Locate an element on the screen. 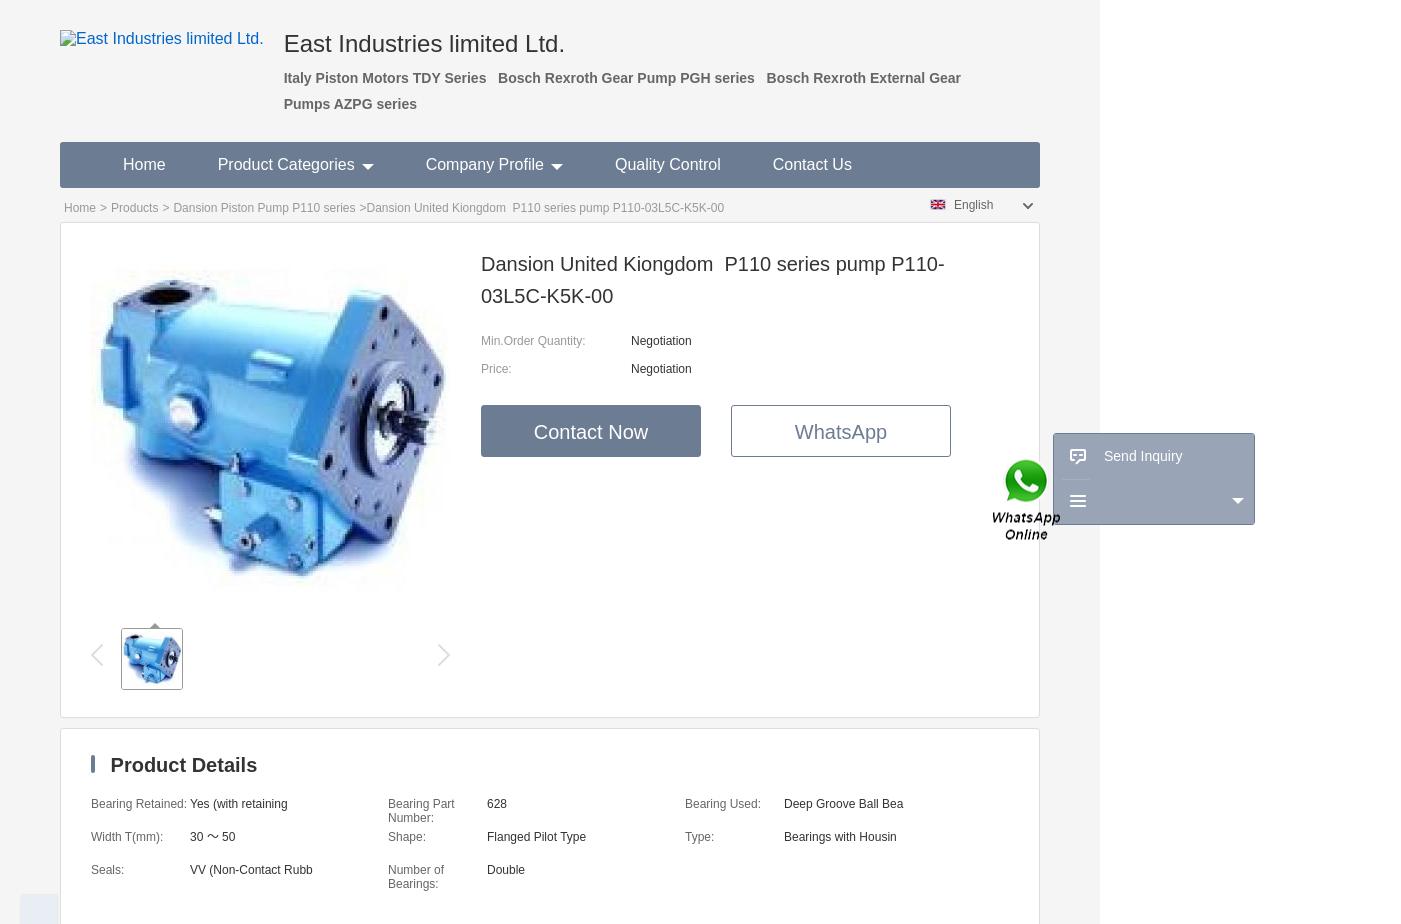 The image size is (1401, 924). 'Browse by Category' is located at coordinates (1117, 545).